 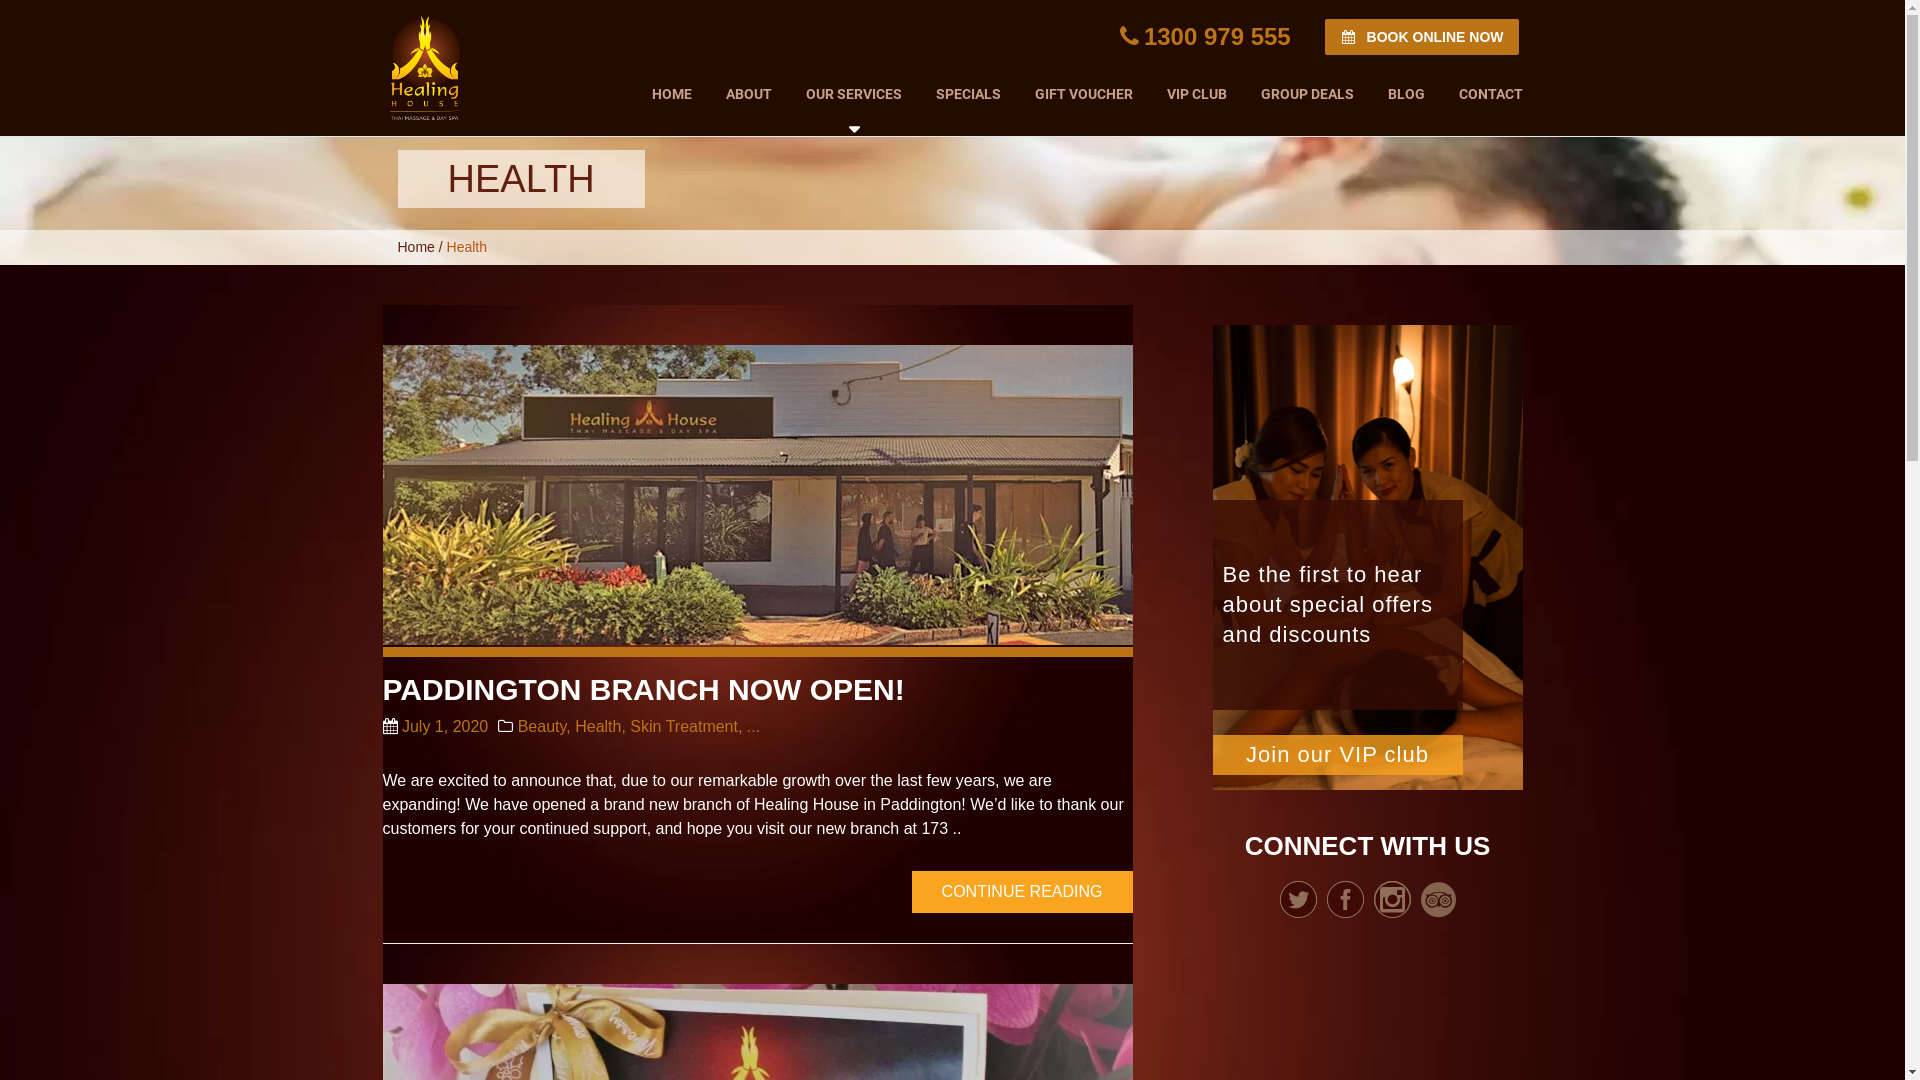 What do you see at coordinates (1307, 88) in the screenshot?
I see `'GROUP DEALS'` at bounding box center [1307, 88].